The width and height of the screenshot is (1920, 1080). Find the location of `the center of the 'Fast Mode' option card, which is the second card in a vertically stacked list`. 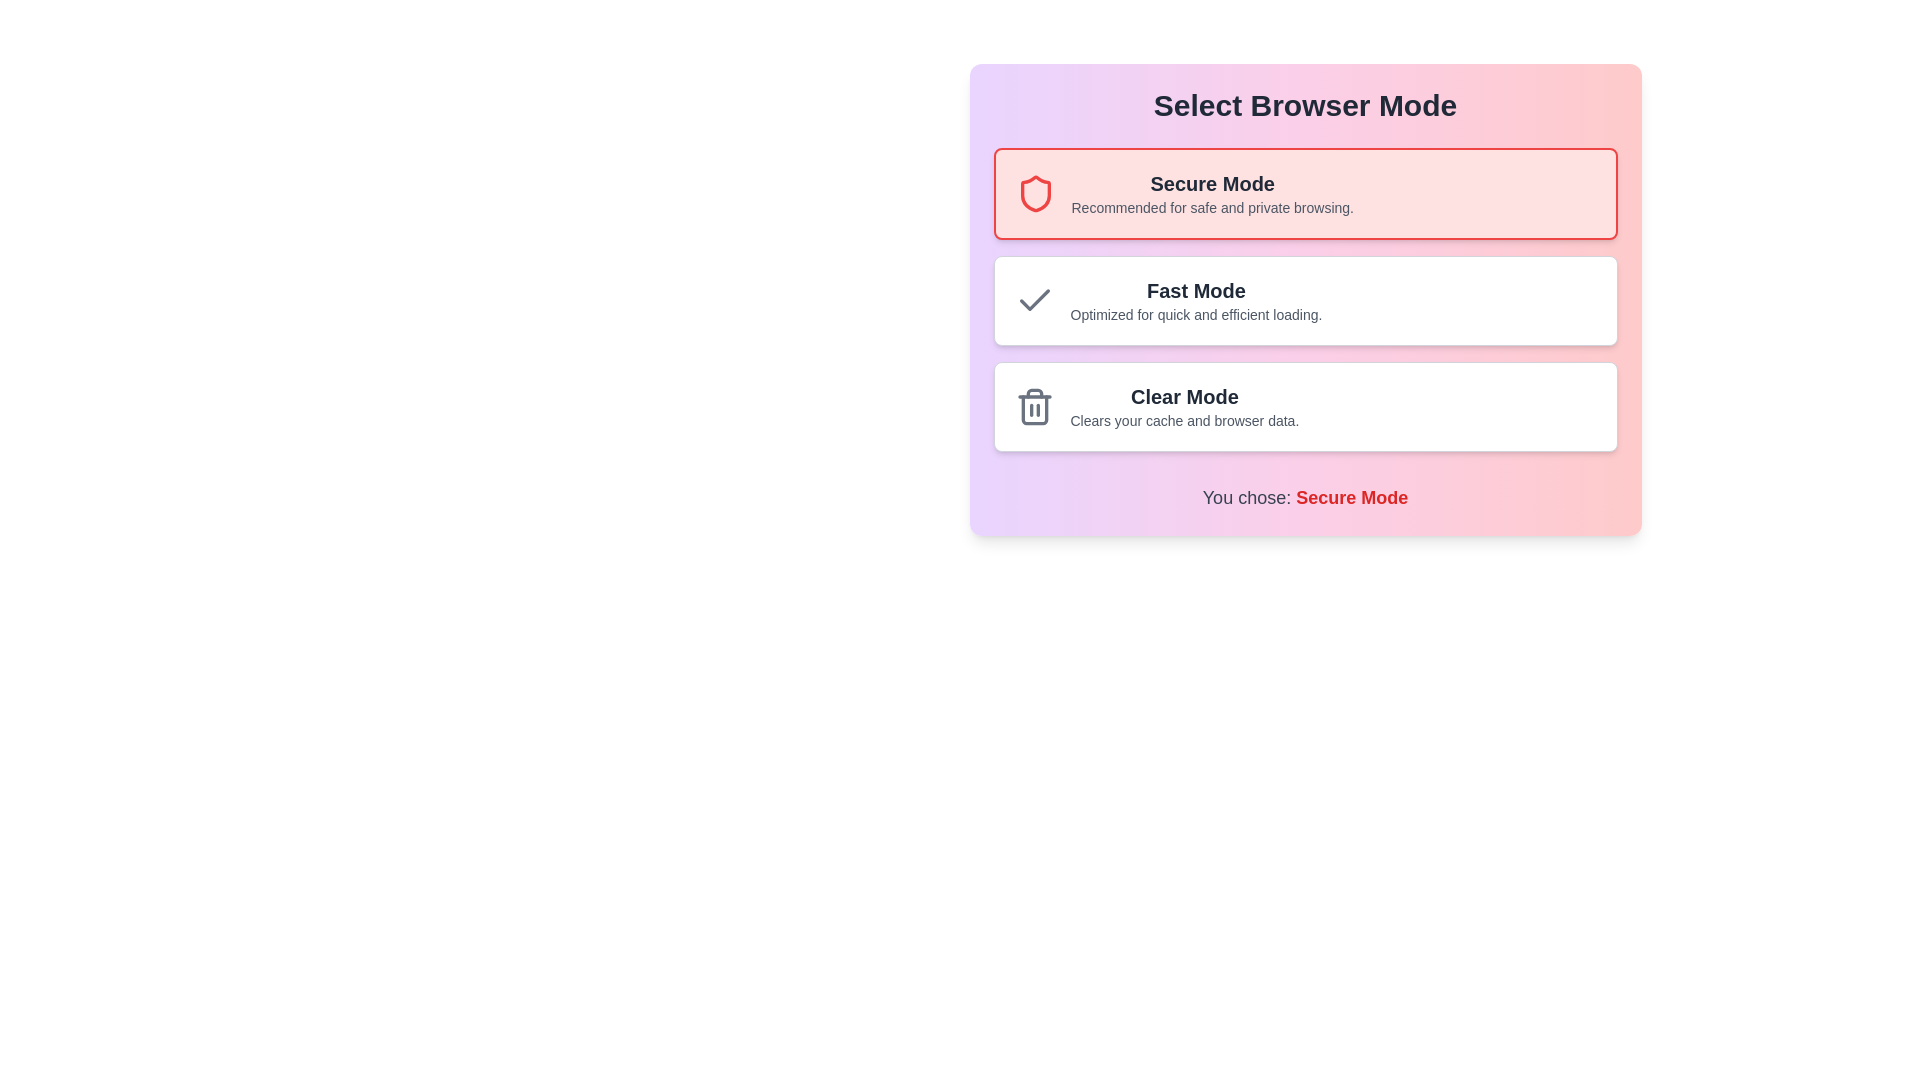

the center of the 'Fast Mode' option card, which is the second card in a vertically stacked list is located at coordinates (1305, 300).